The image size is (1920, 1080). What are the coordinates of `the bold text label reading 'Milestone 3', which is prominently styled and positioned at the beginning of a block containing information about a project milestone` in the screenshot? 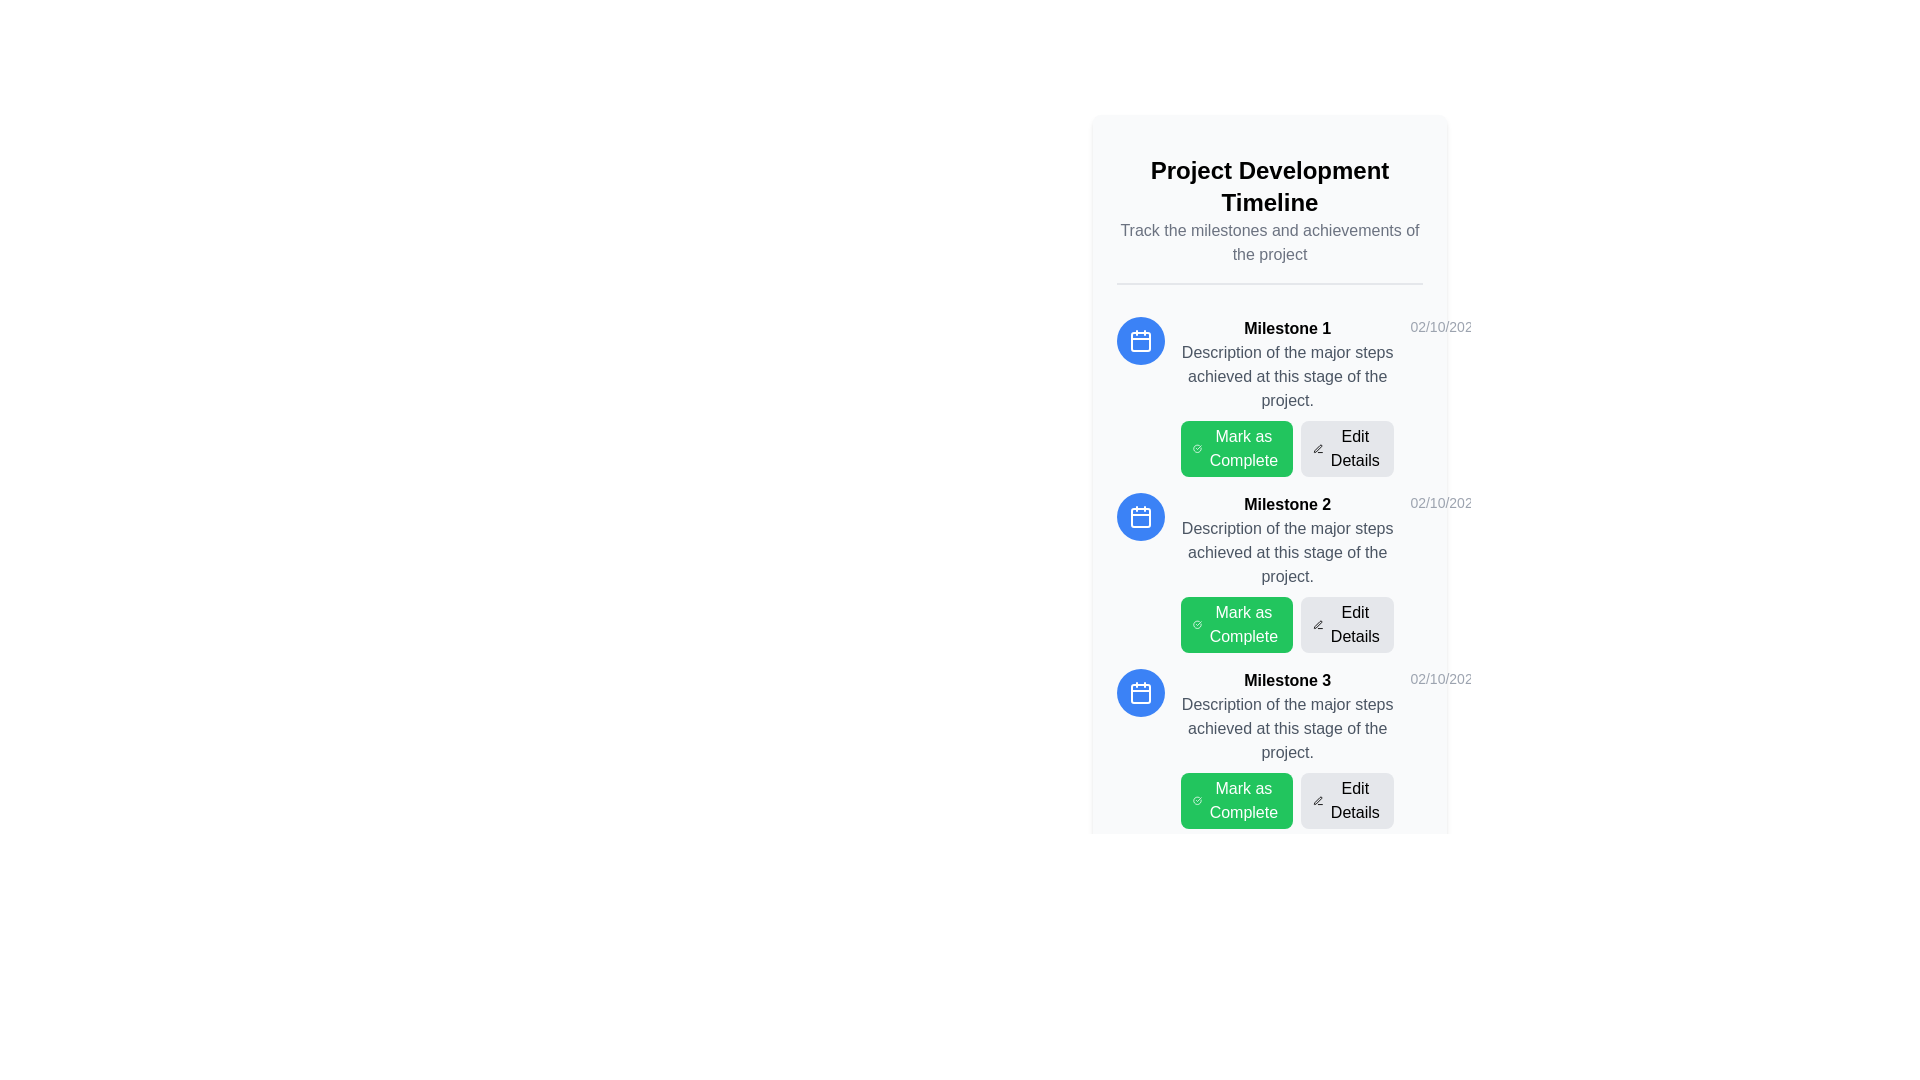 It's located at (1287, 679).